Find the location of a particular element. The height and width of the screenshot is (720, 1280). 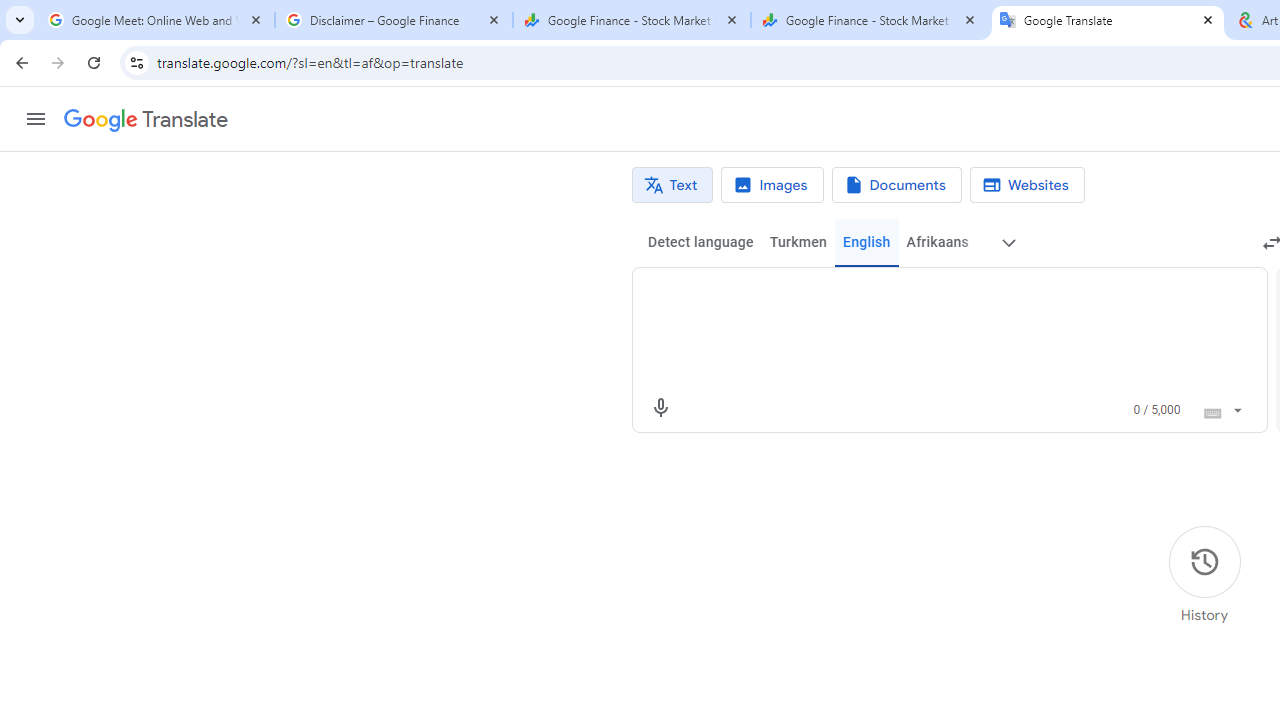

'Main menu' is located at coordinates (35, 119).